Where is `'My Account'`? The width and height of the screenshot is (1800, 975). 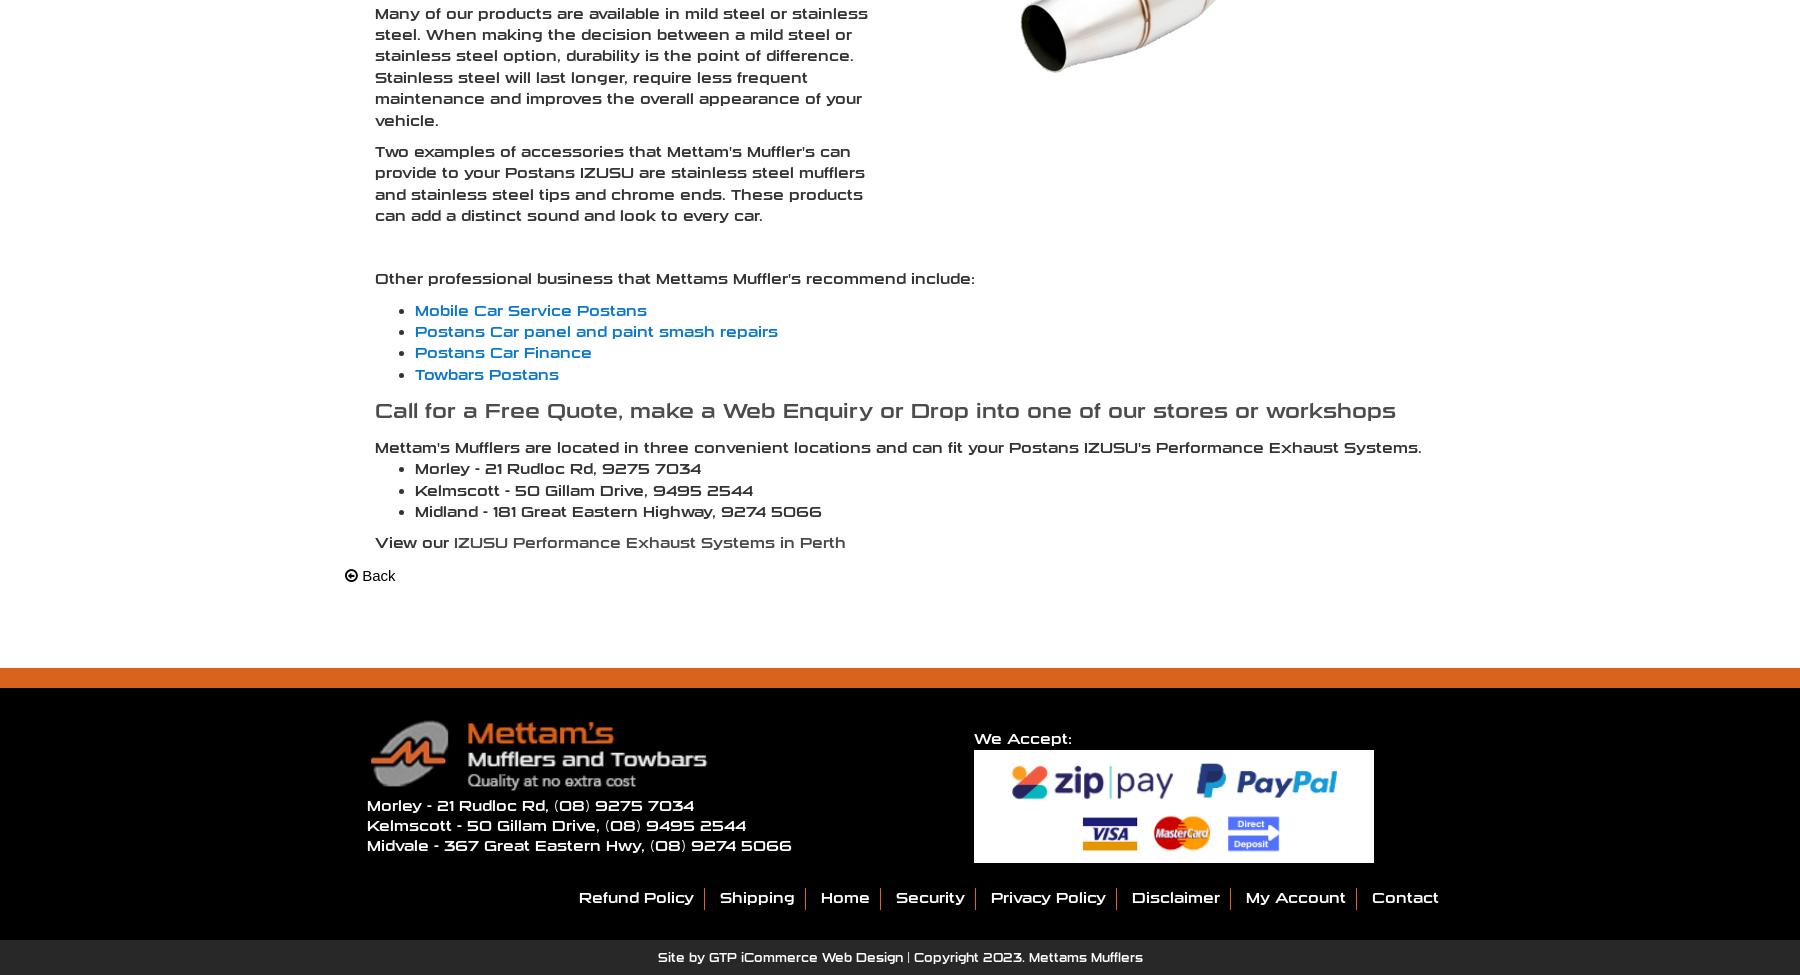 'My Account' is located at coordinates (1245, 896).